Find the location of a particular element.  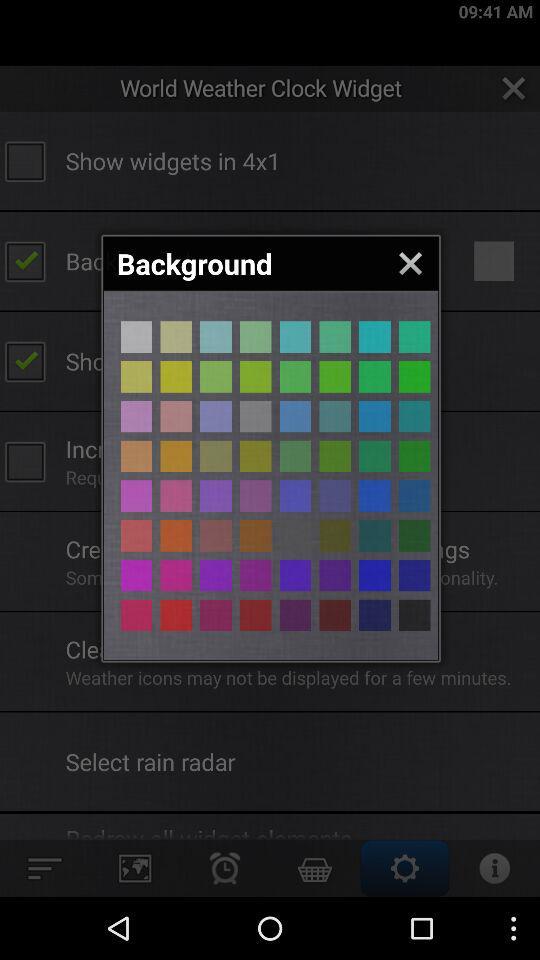

background colour is located at coordinates (255, 415).